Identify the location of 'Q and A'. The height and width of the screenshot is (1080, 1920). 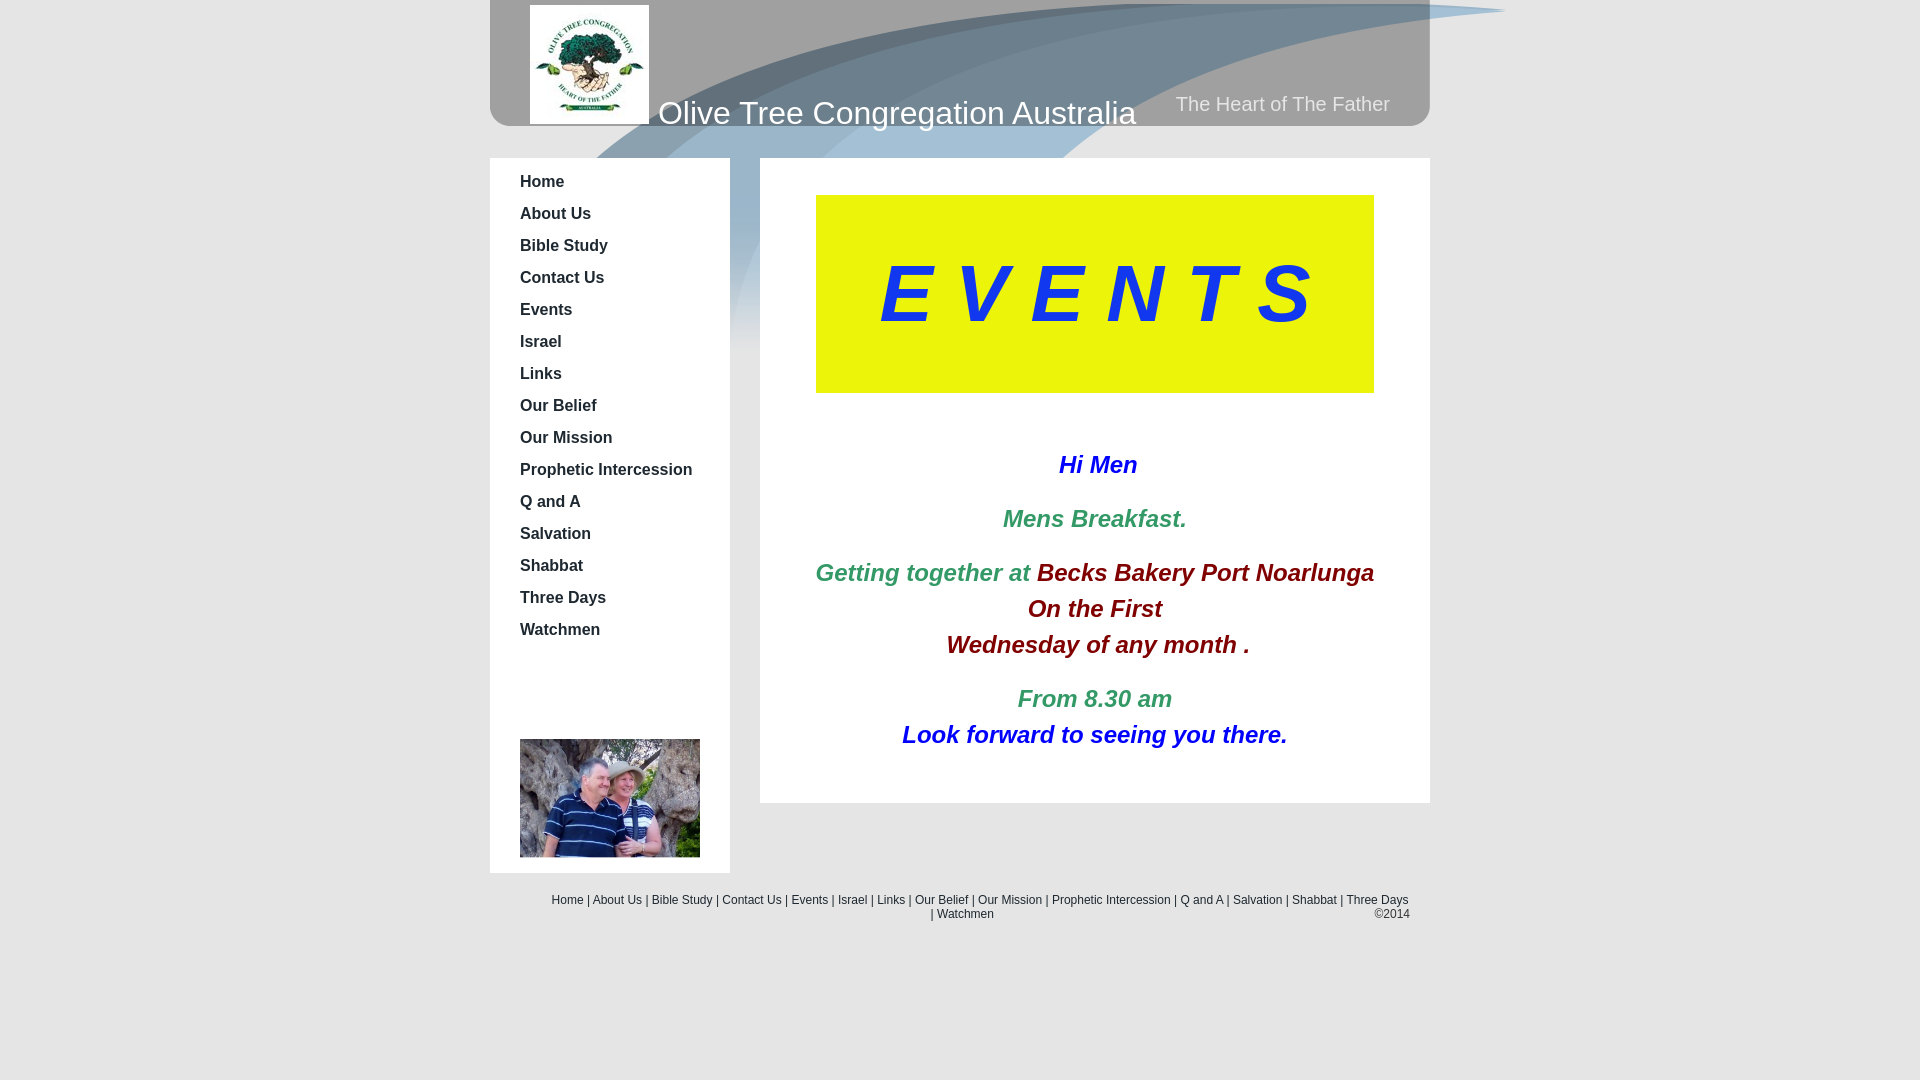
(550, 500).